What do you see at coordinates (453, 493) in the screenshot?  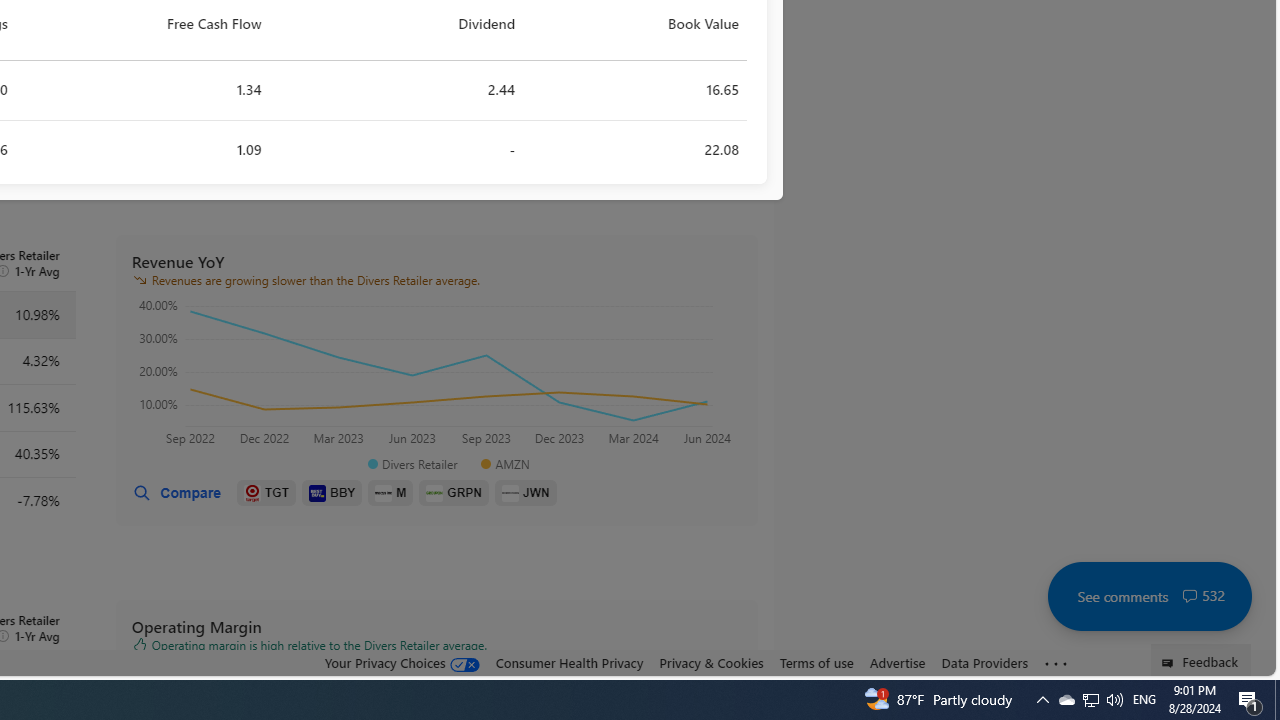 I see `'GRPN'` at bounding box center [453, 493].